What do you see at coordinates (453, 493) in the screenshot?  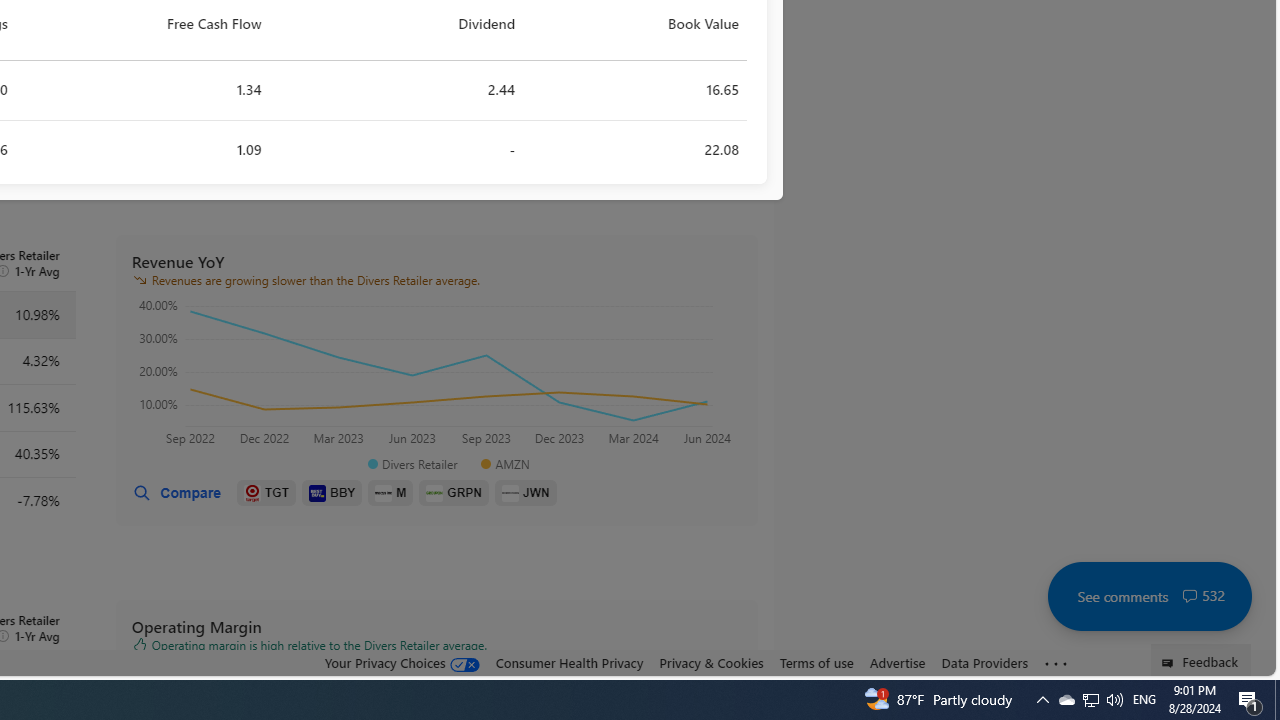 I see `'GRPN'` at bounding box center [453, 493].